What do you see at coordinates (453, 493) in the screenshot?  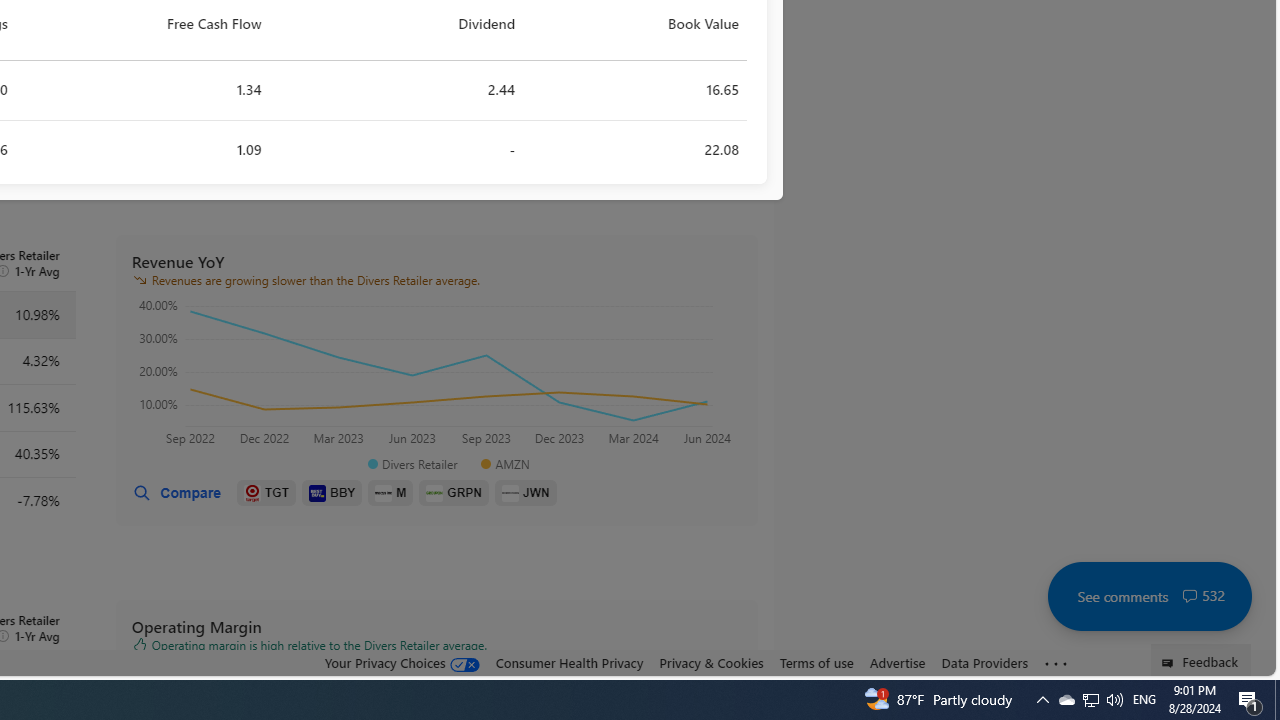 I see `'GRPN'` at bounding box center [453, 493].